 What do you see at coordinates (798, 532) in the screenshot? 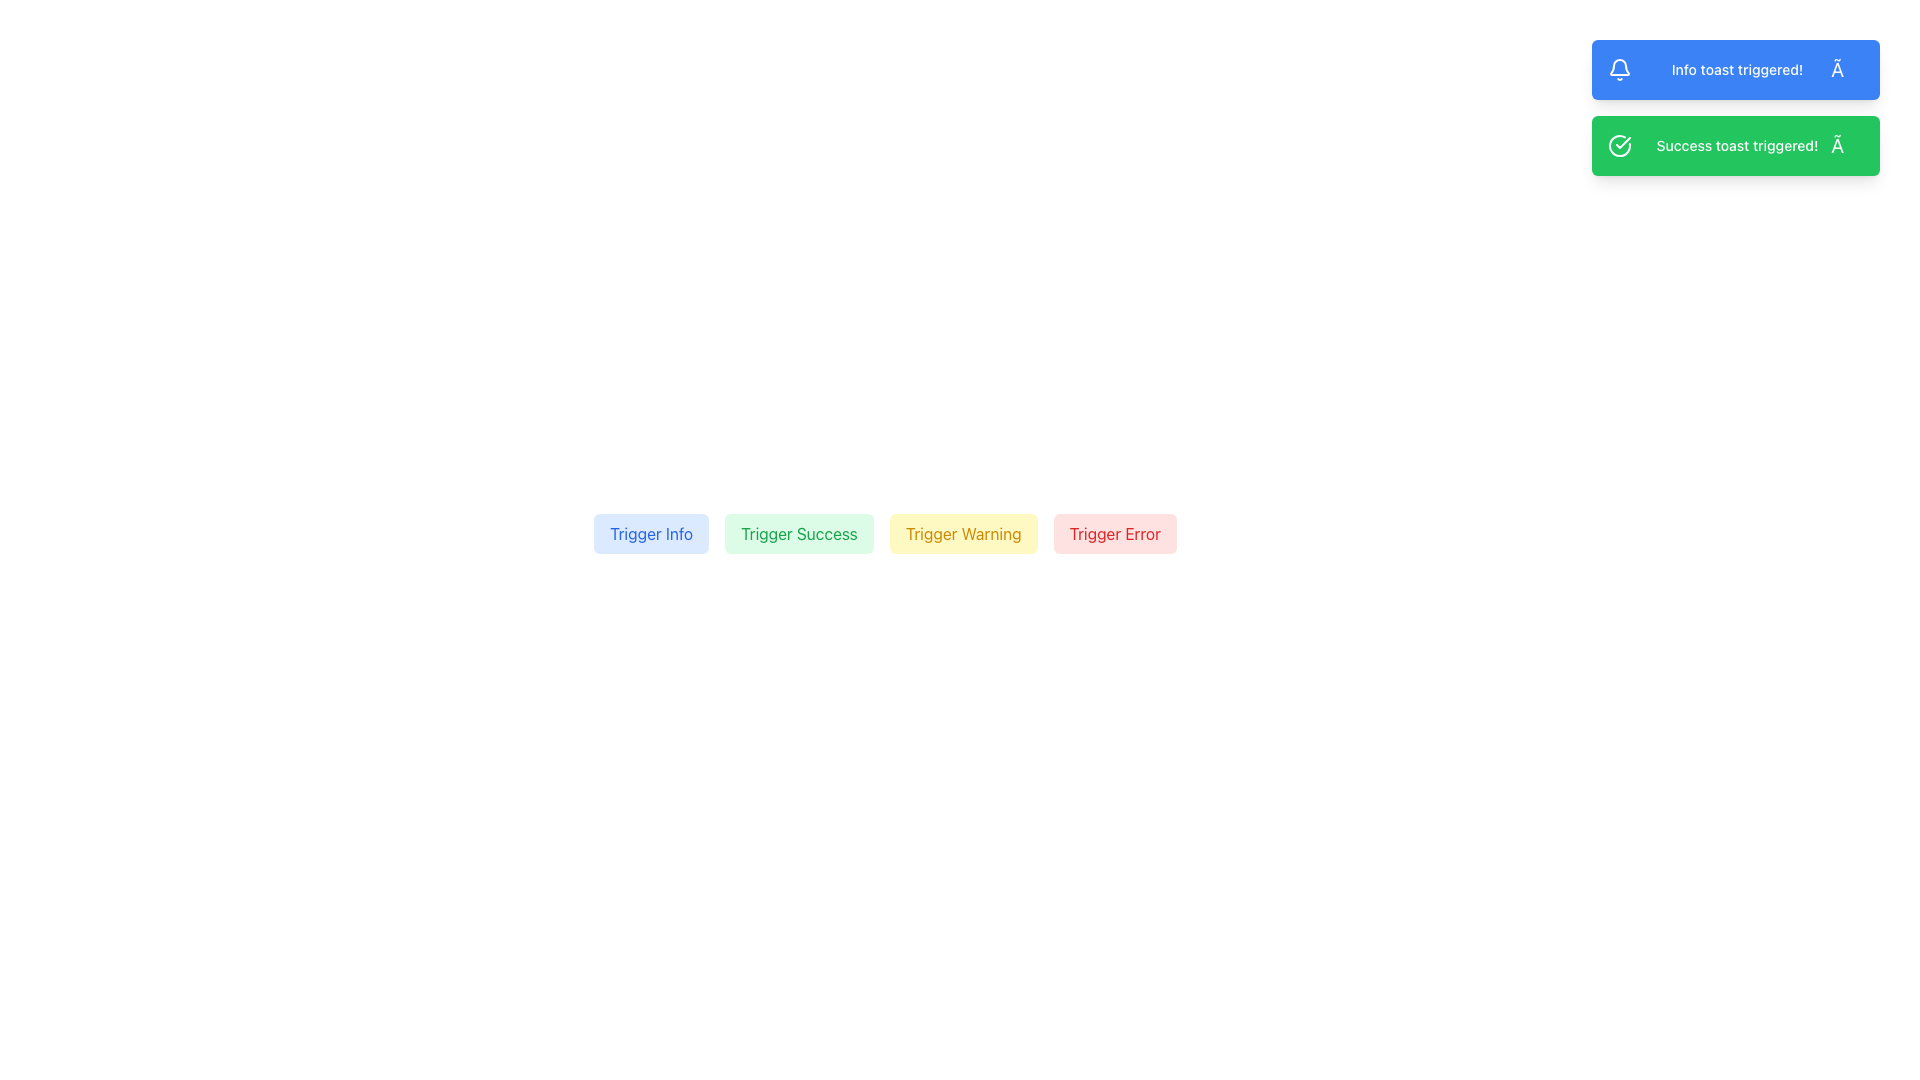
I see `the 'Trigger Success' button, which is a light green rectangular button with rounded corners, positioned in a horizontal group between 'Trigger Info' and 'Trigger Warning'` at bounding box center [798, 532].